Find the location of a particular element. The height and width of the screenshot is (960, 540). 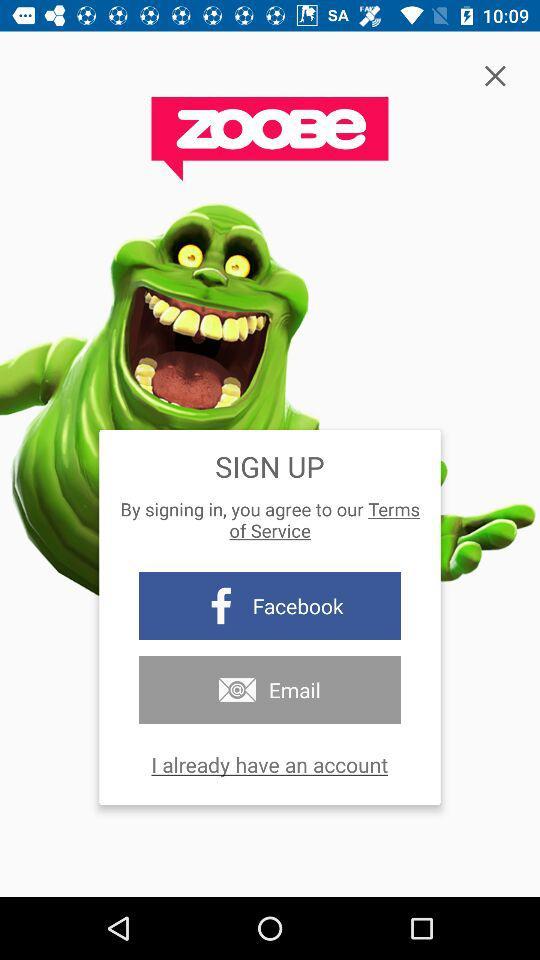

the by signing in icon is located at coordinates (270, 518).